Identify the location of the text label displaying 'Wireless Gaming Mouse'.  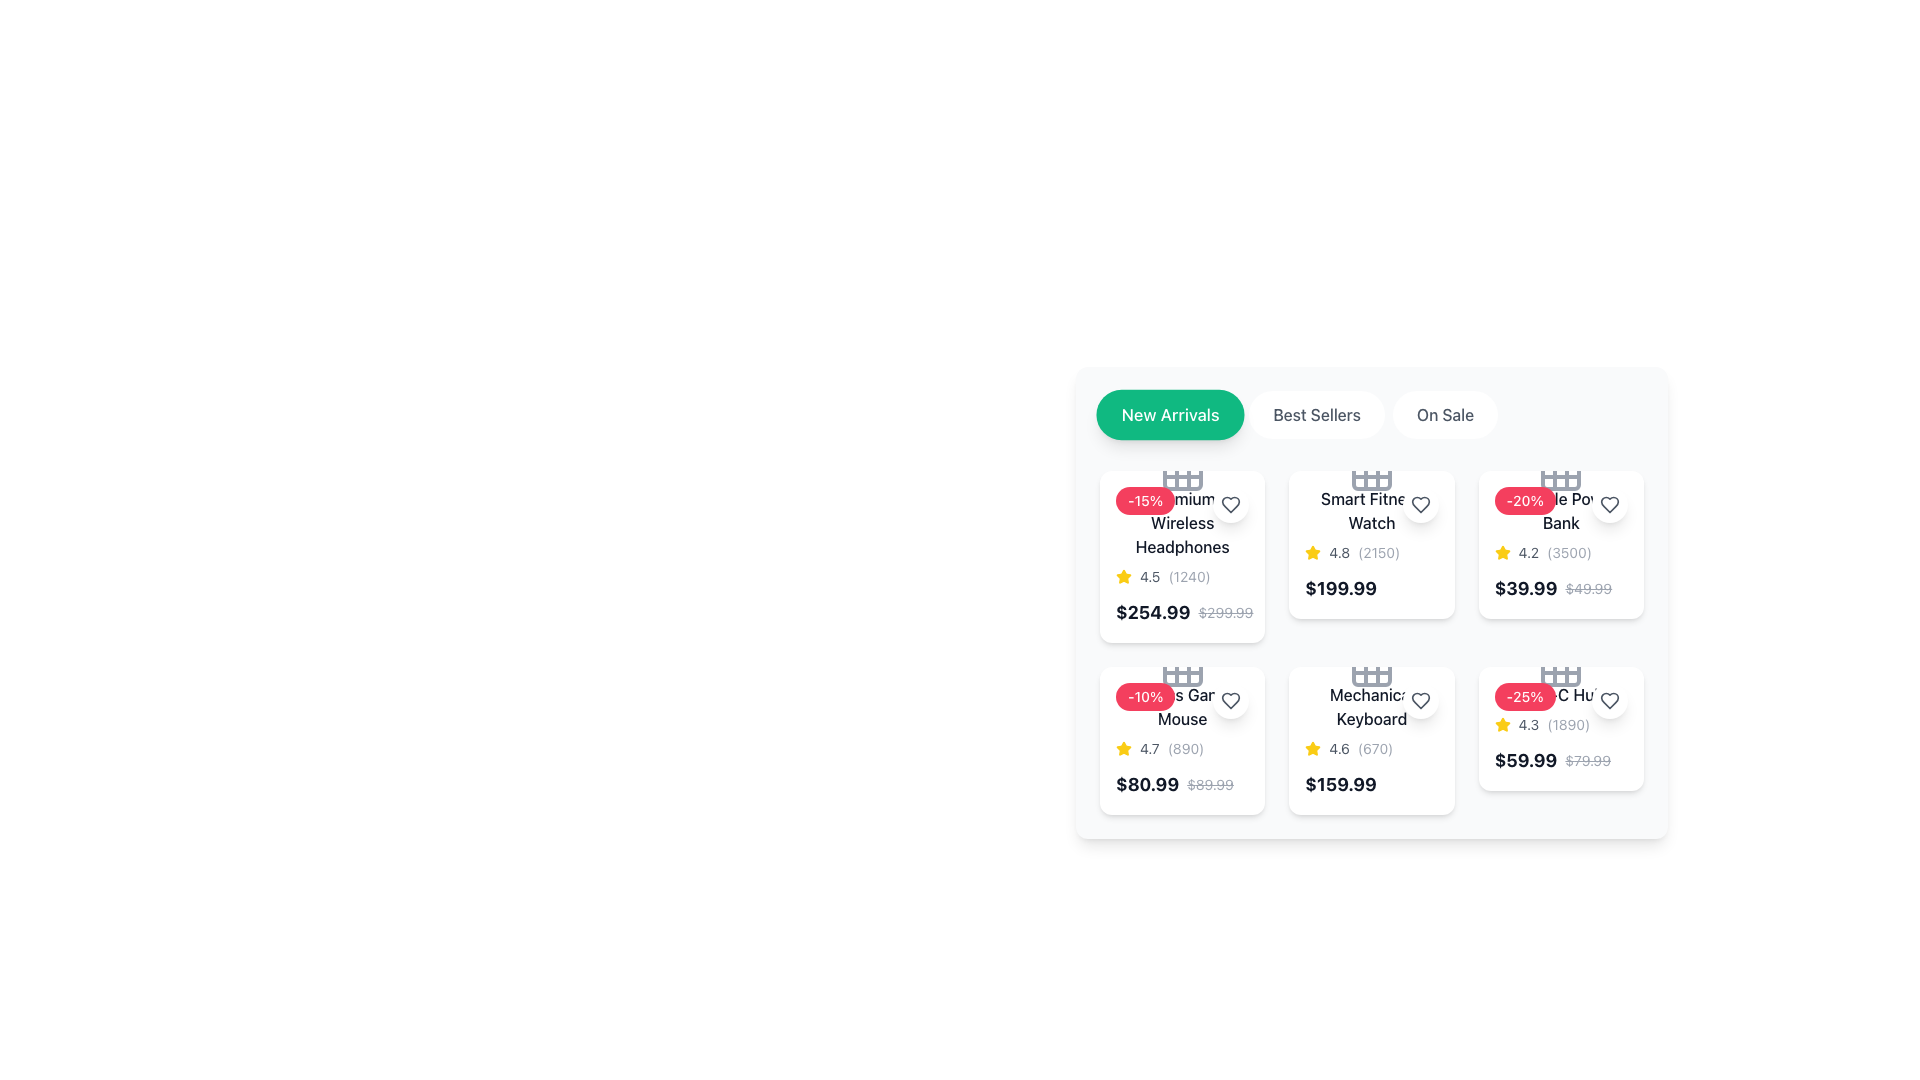
(1182, 705).